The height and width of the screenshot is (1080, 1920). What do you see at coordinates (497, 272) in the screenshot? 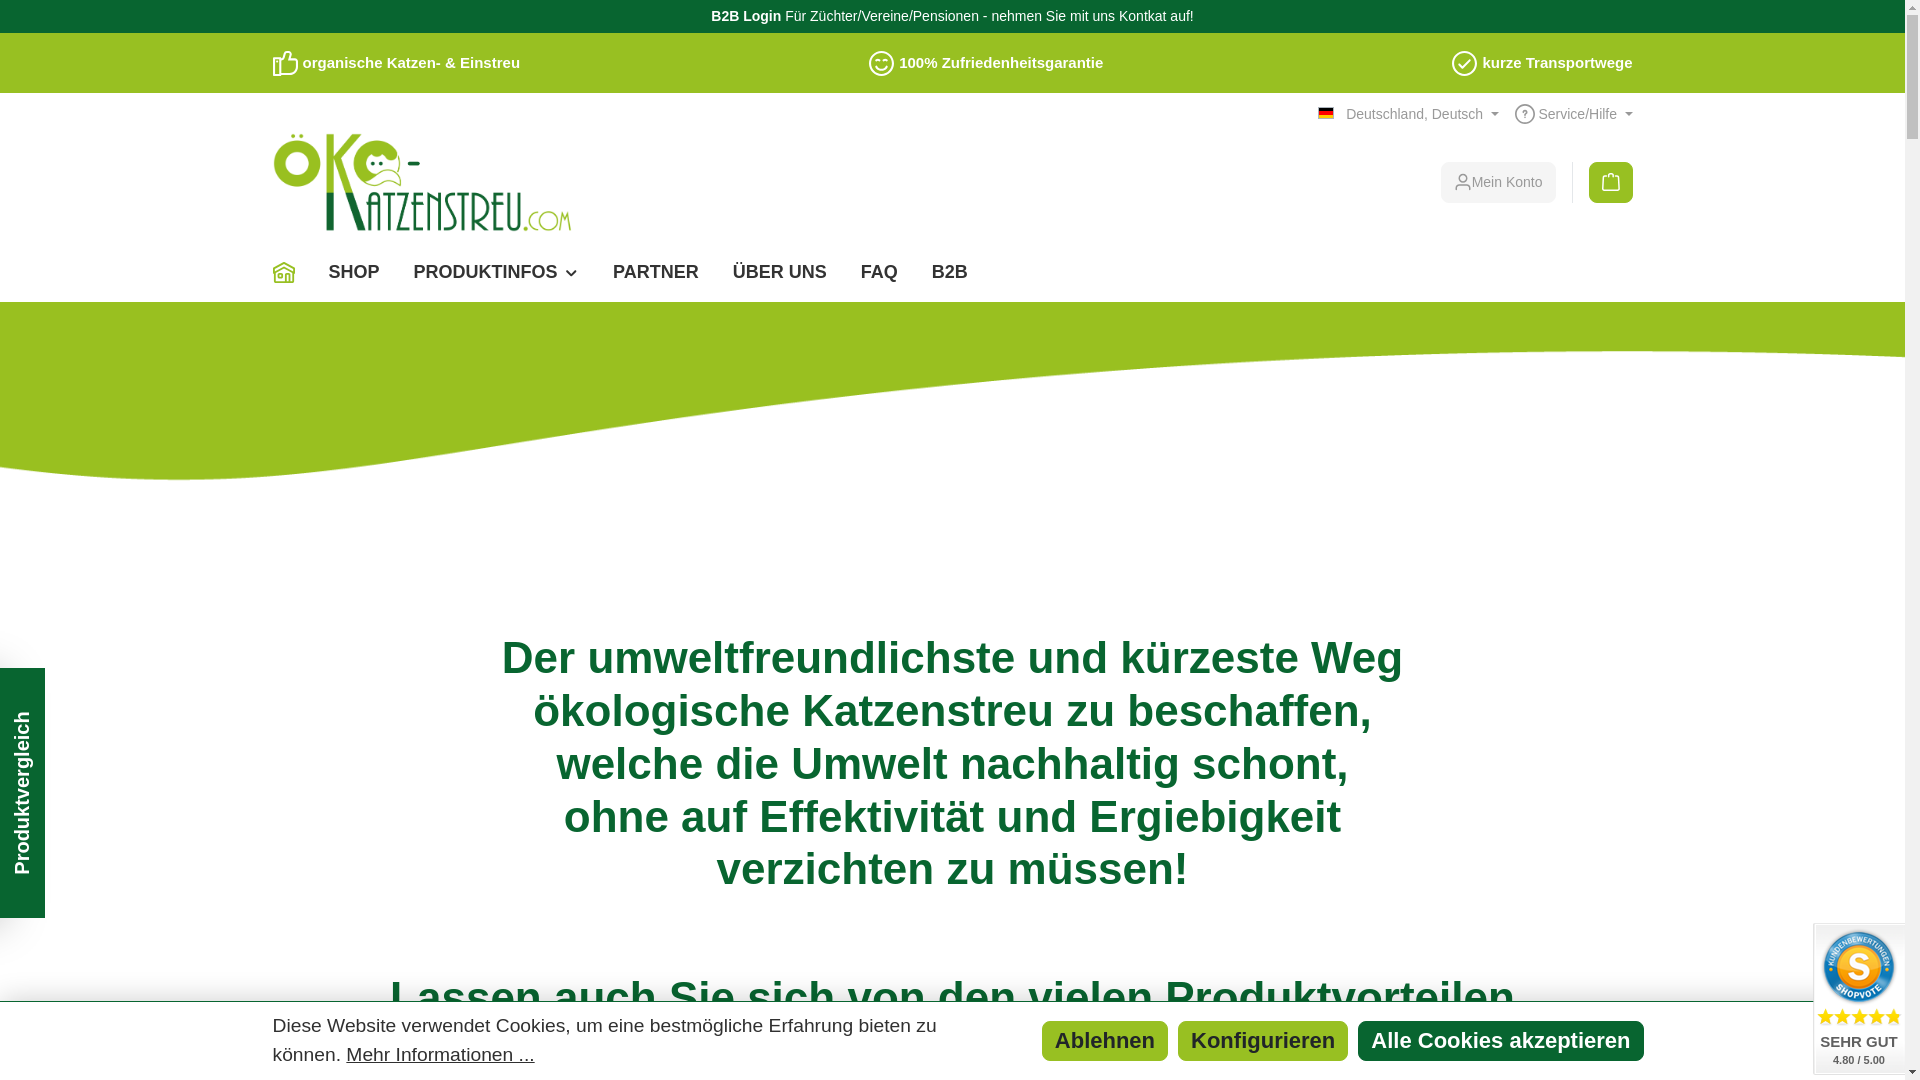
I see `'PRODUKTINFOS'` at bounding box center [497, 272].